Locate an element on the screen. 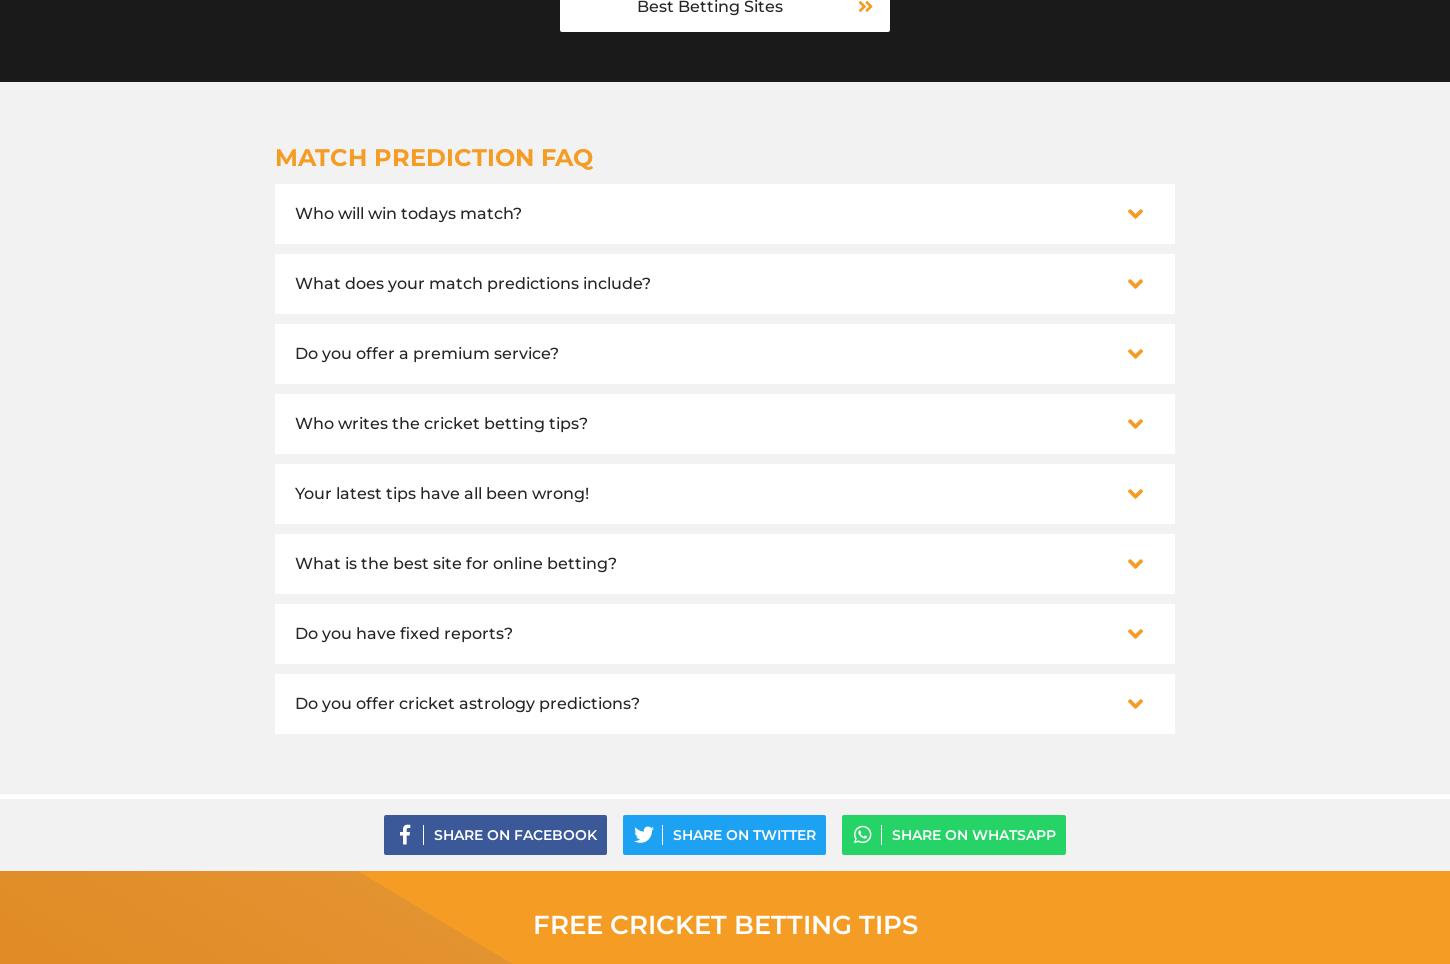 This screenshot has width=1450, height=964. 'Who will win todays match?' is located at coordinates (407, 212).